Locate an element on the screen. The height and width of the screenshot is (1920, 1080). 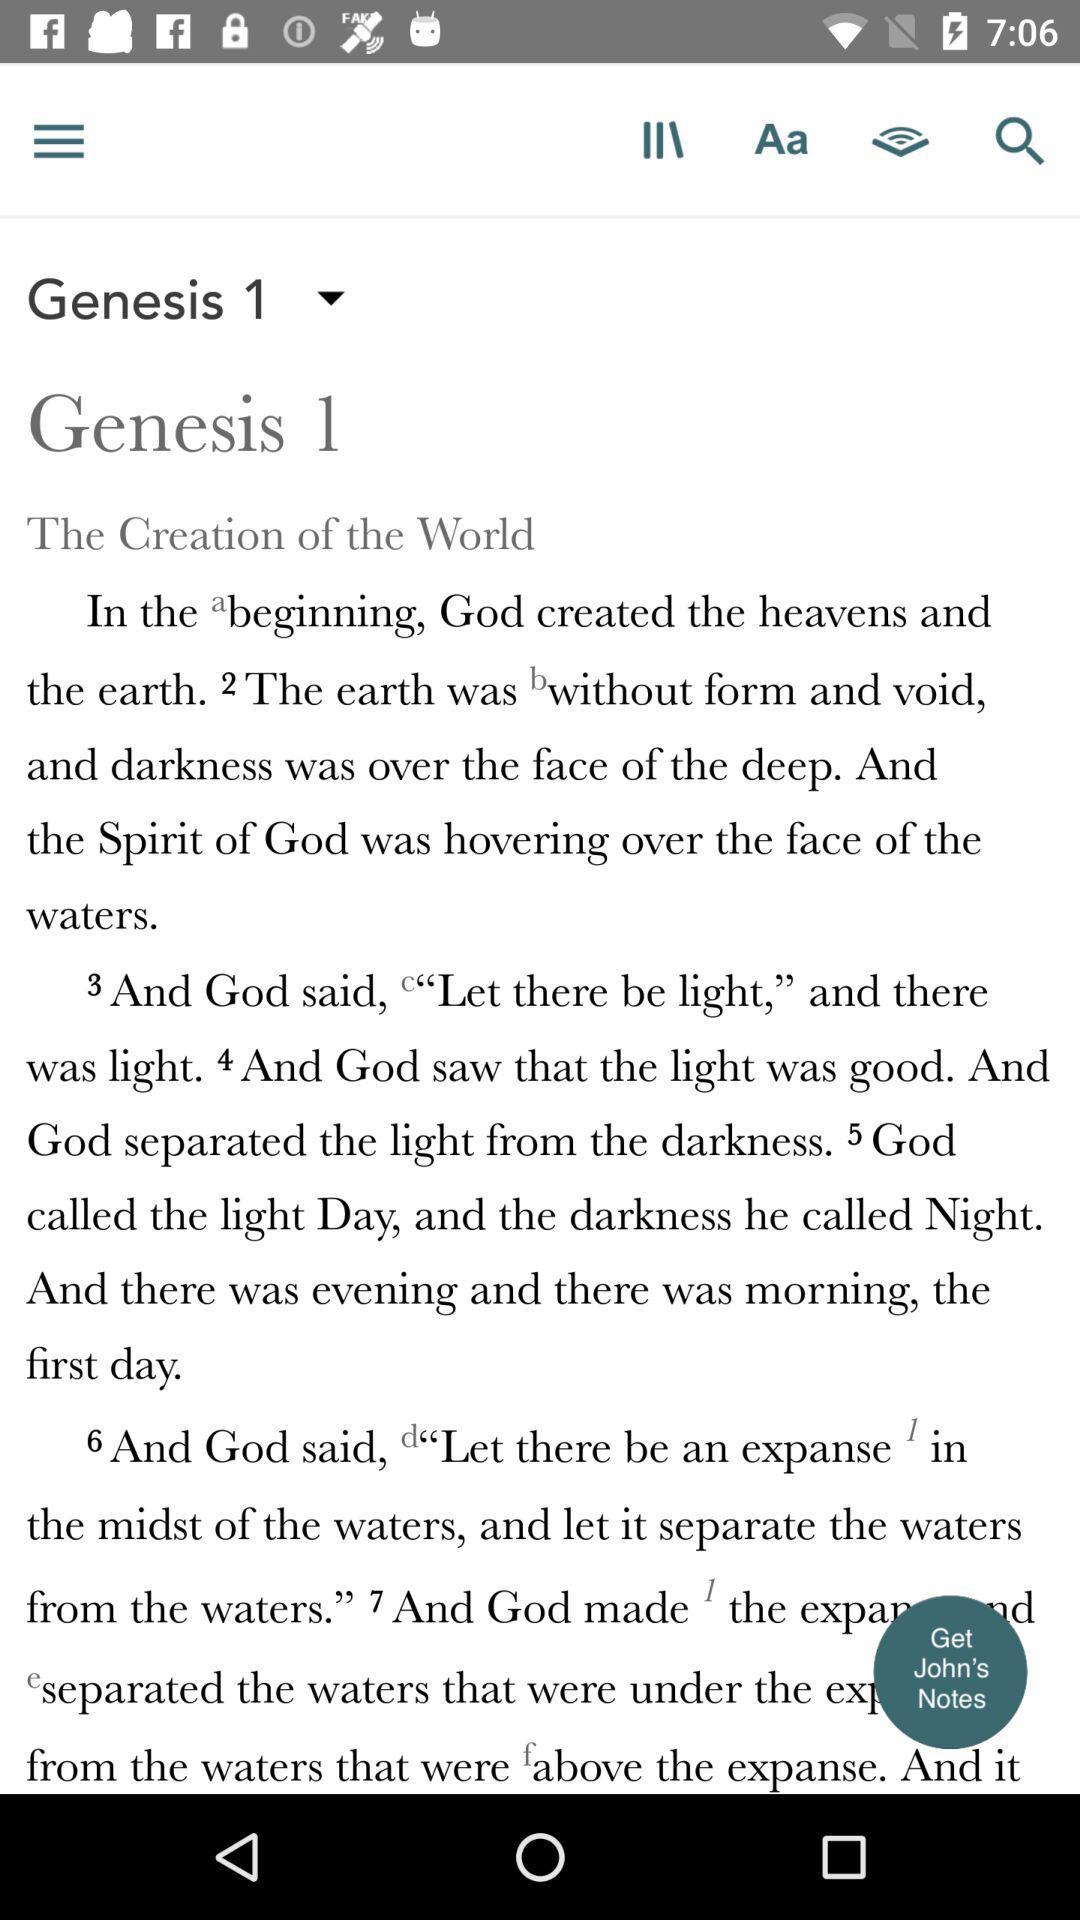
textalignment is located at coordinates (780, 139).